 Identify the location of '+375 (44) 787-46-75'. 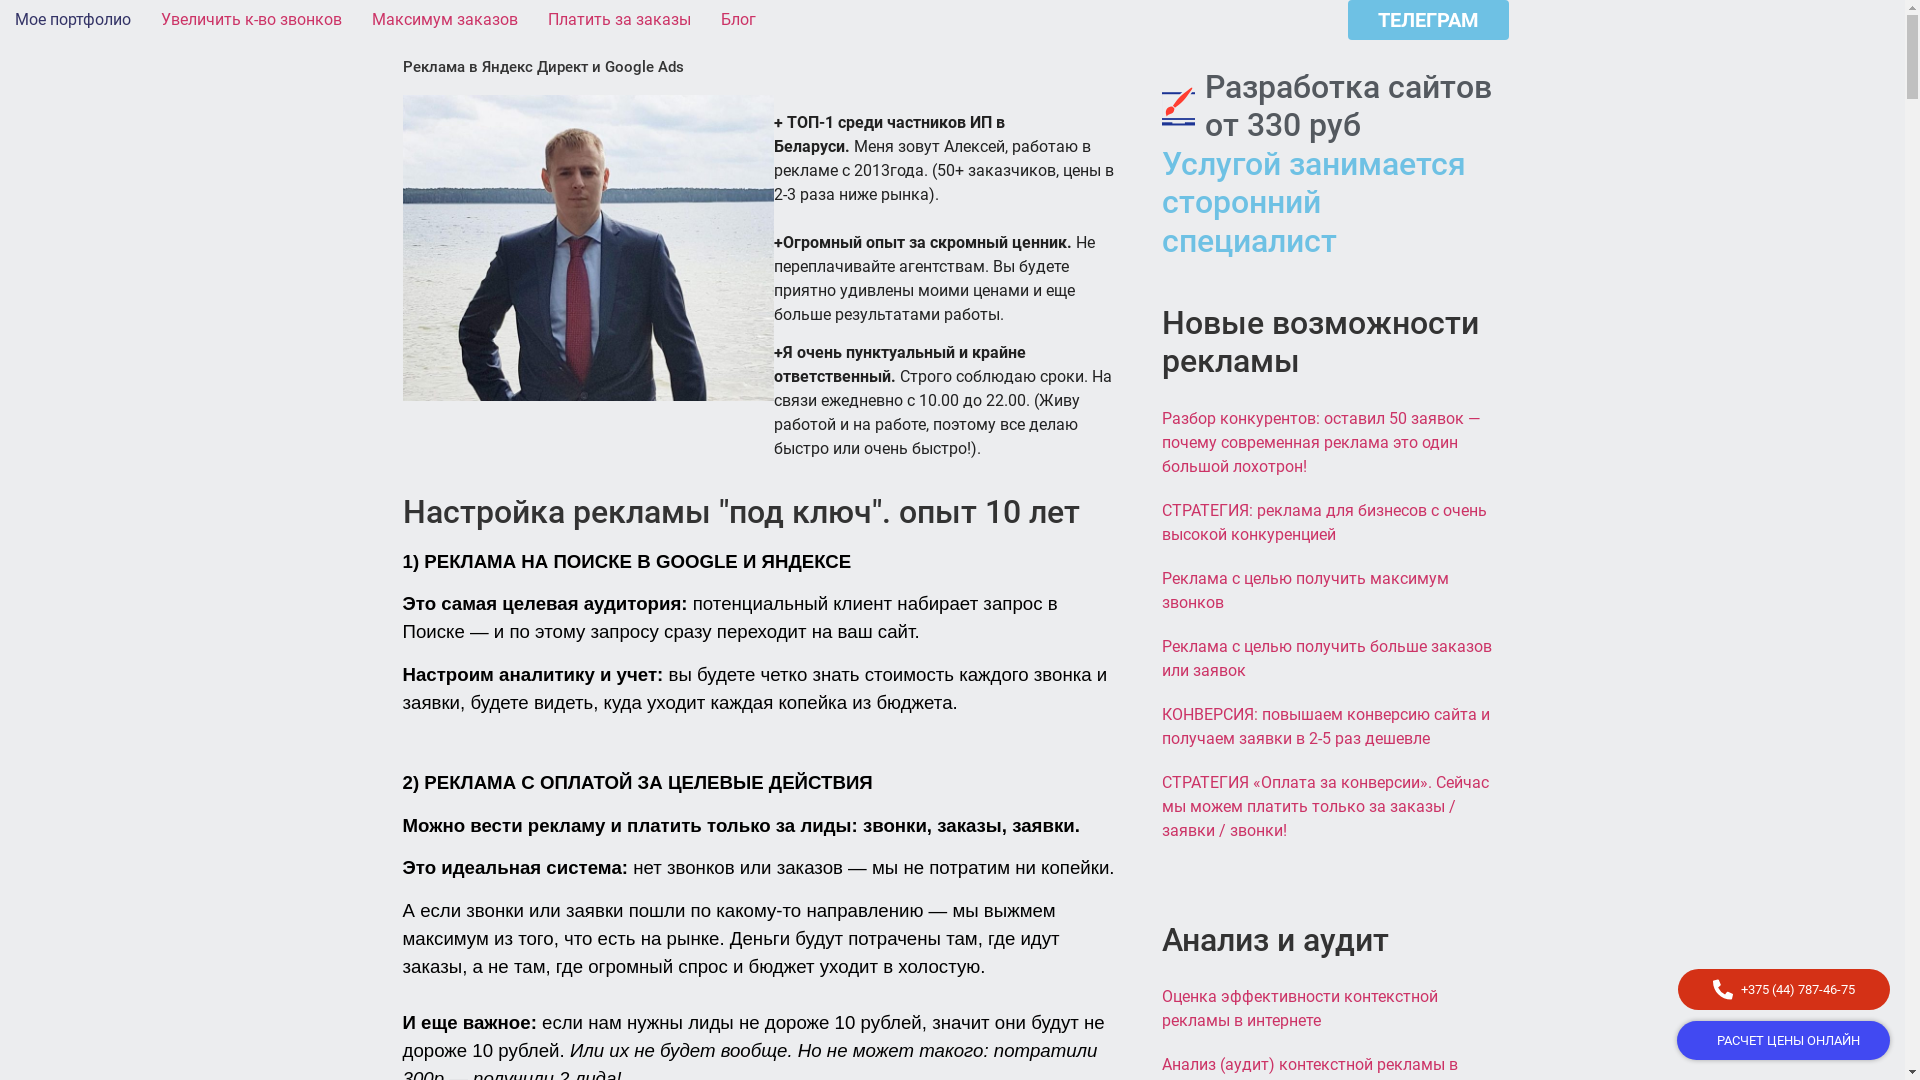
(1784, 988).